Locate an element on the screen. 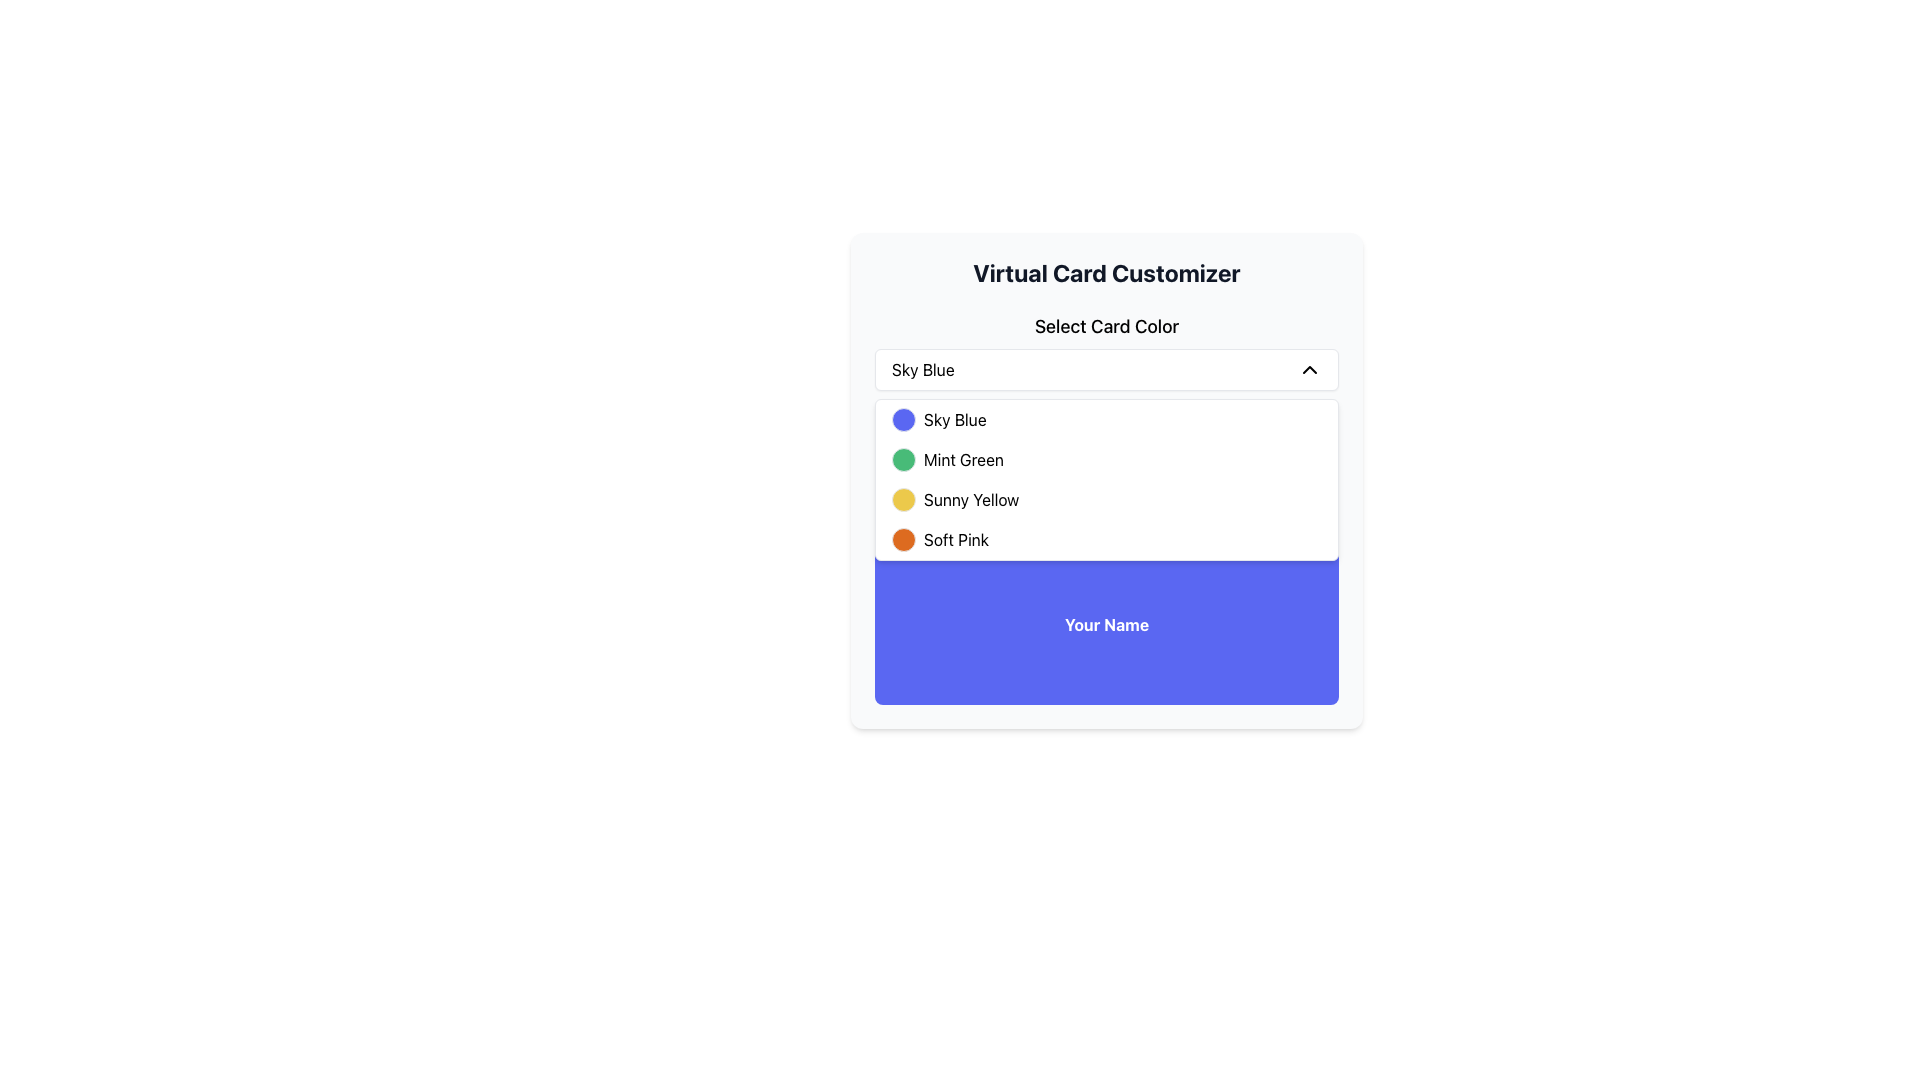 This screenshot has height=1080, width=1920. the yellow color indicator, which is a circular graphic located to the left of the 'Sunny Yellow' label in the dropdown menu under 'Select Card Color' is located at coordinates (902, 499).